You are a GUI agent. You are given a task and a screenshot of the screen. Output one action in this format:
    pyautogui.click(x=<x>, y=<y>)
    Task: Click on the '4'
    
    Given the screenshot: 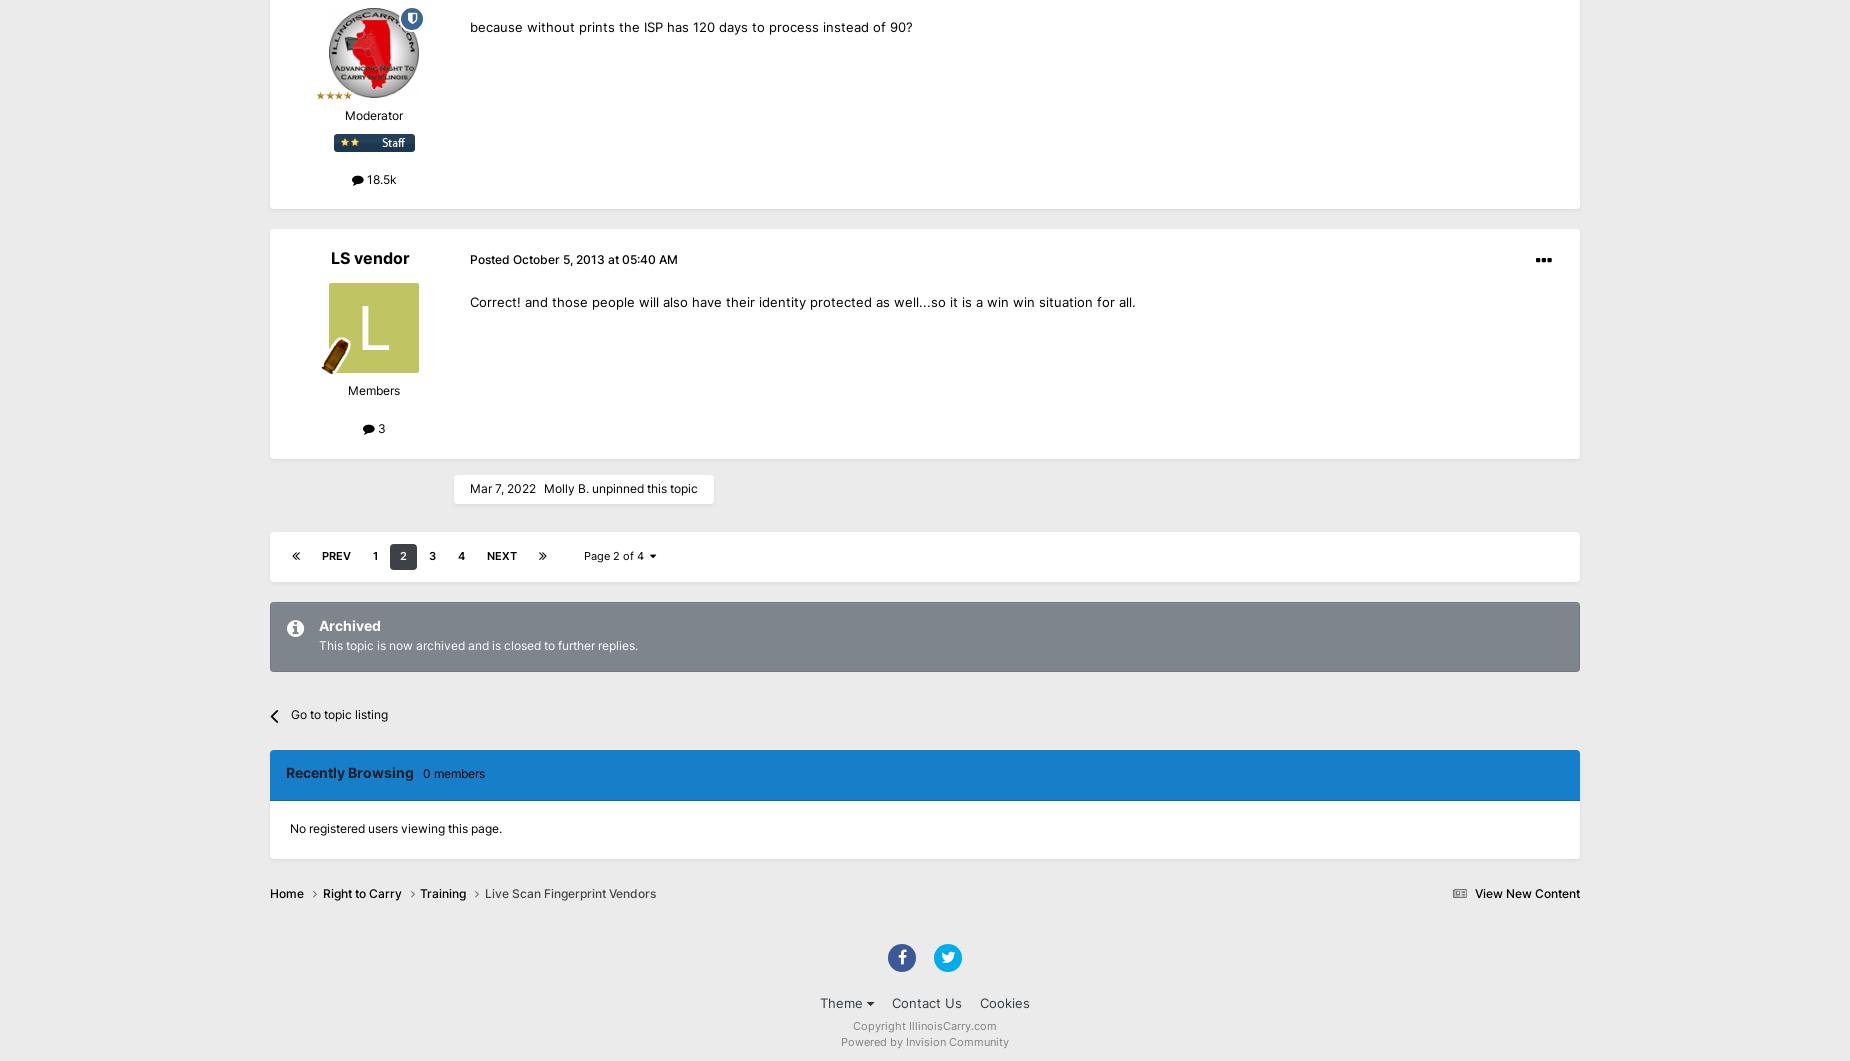 What is the action you would take?
    pyautogui.click(x=460, y=555)
    